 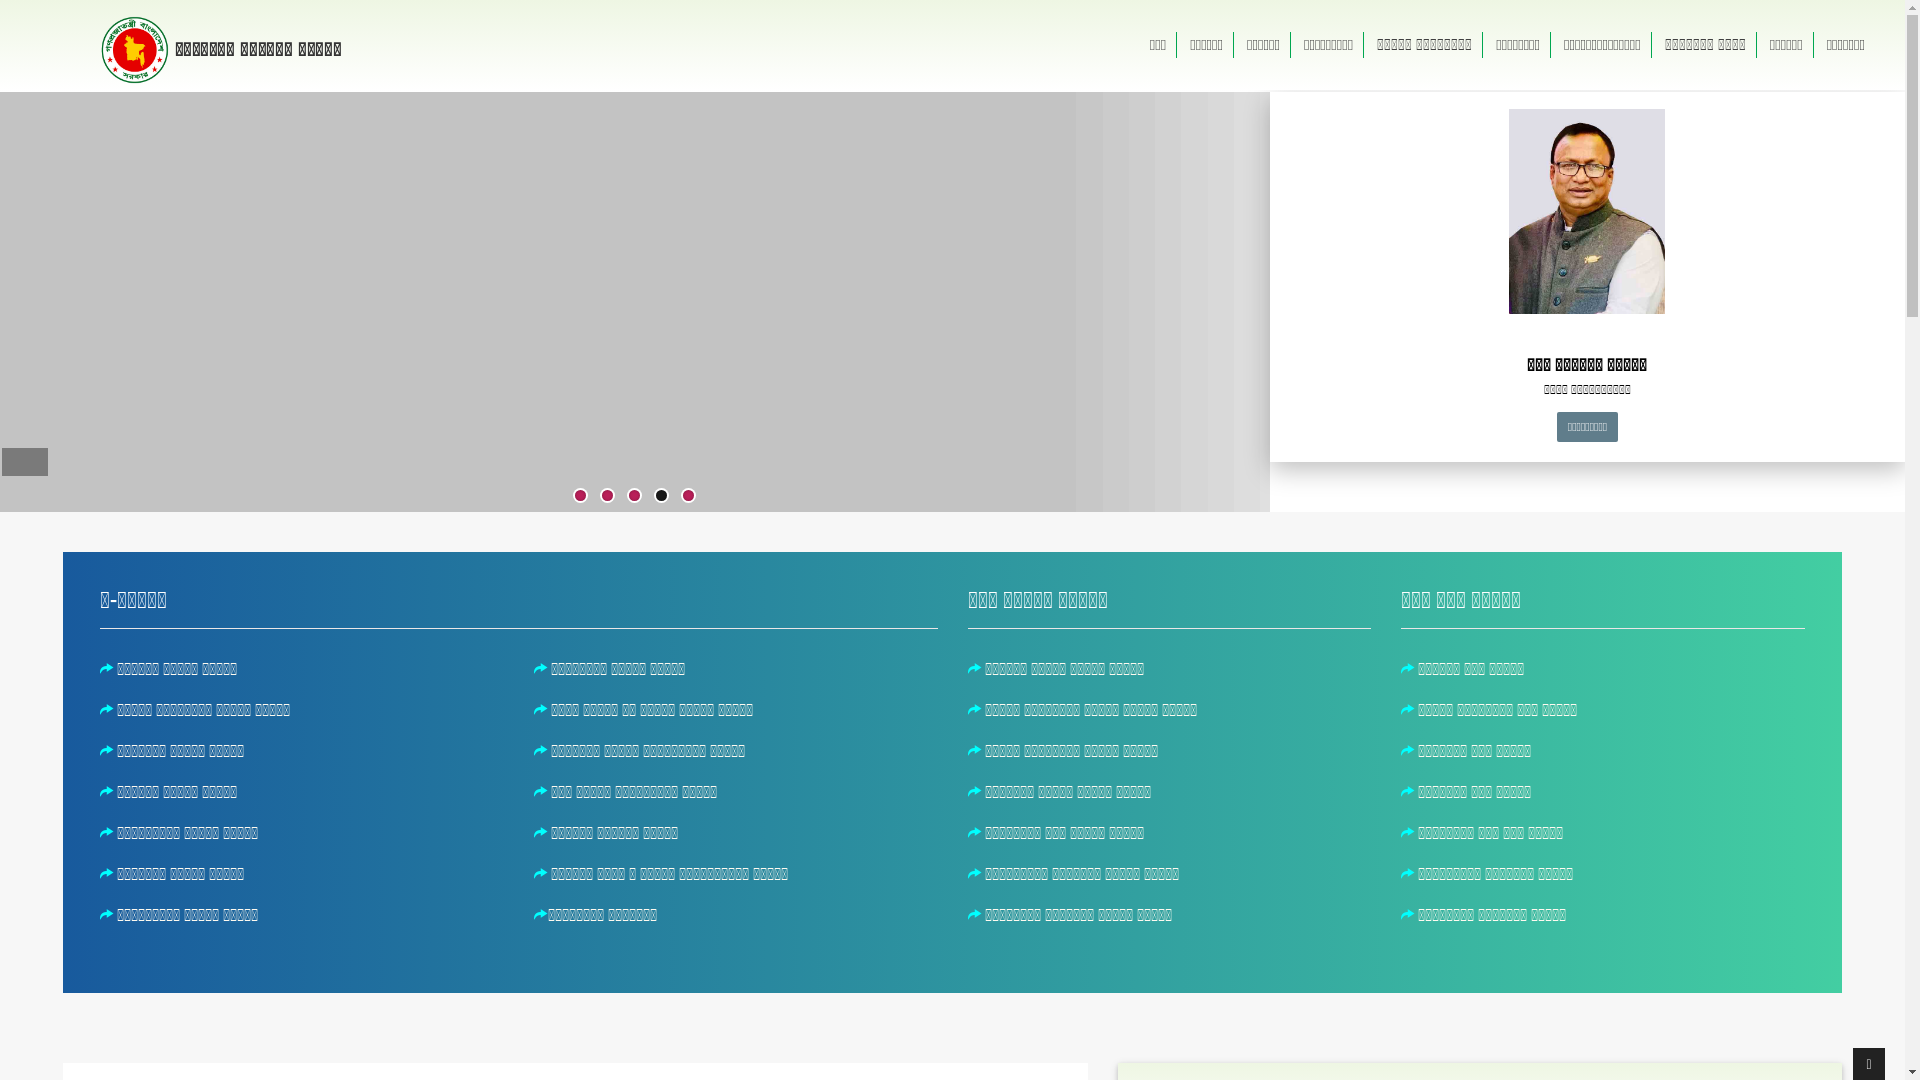 I want to click on '1', so click(x=579, y=495).